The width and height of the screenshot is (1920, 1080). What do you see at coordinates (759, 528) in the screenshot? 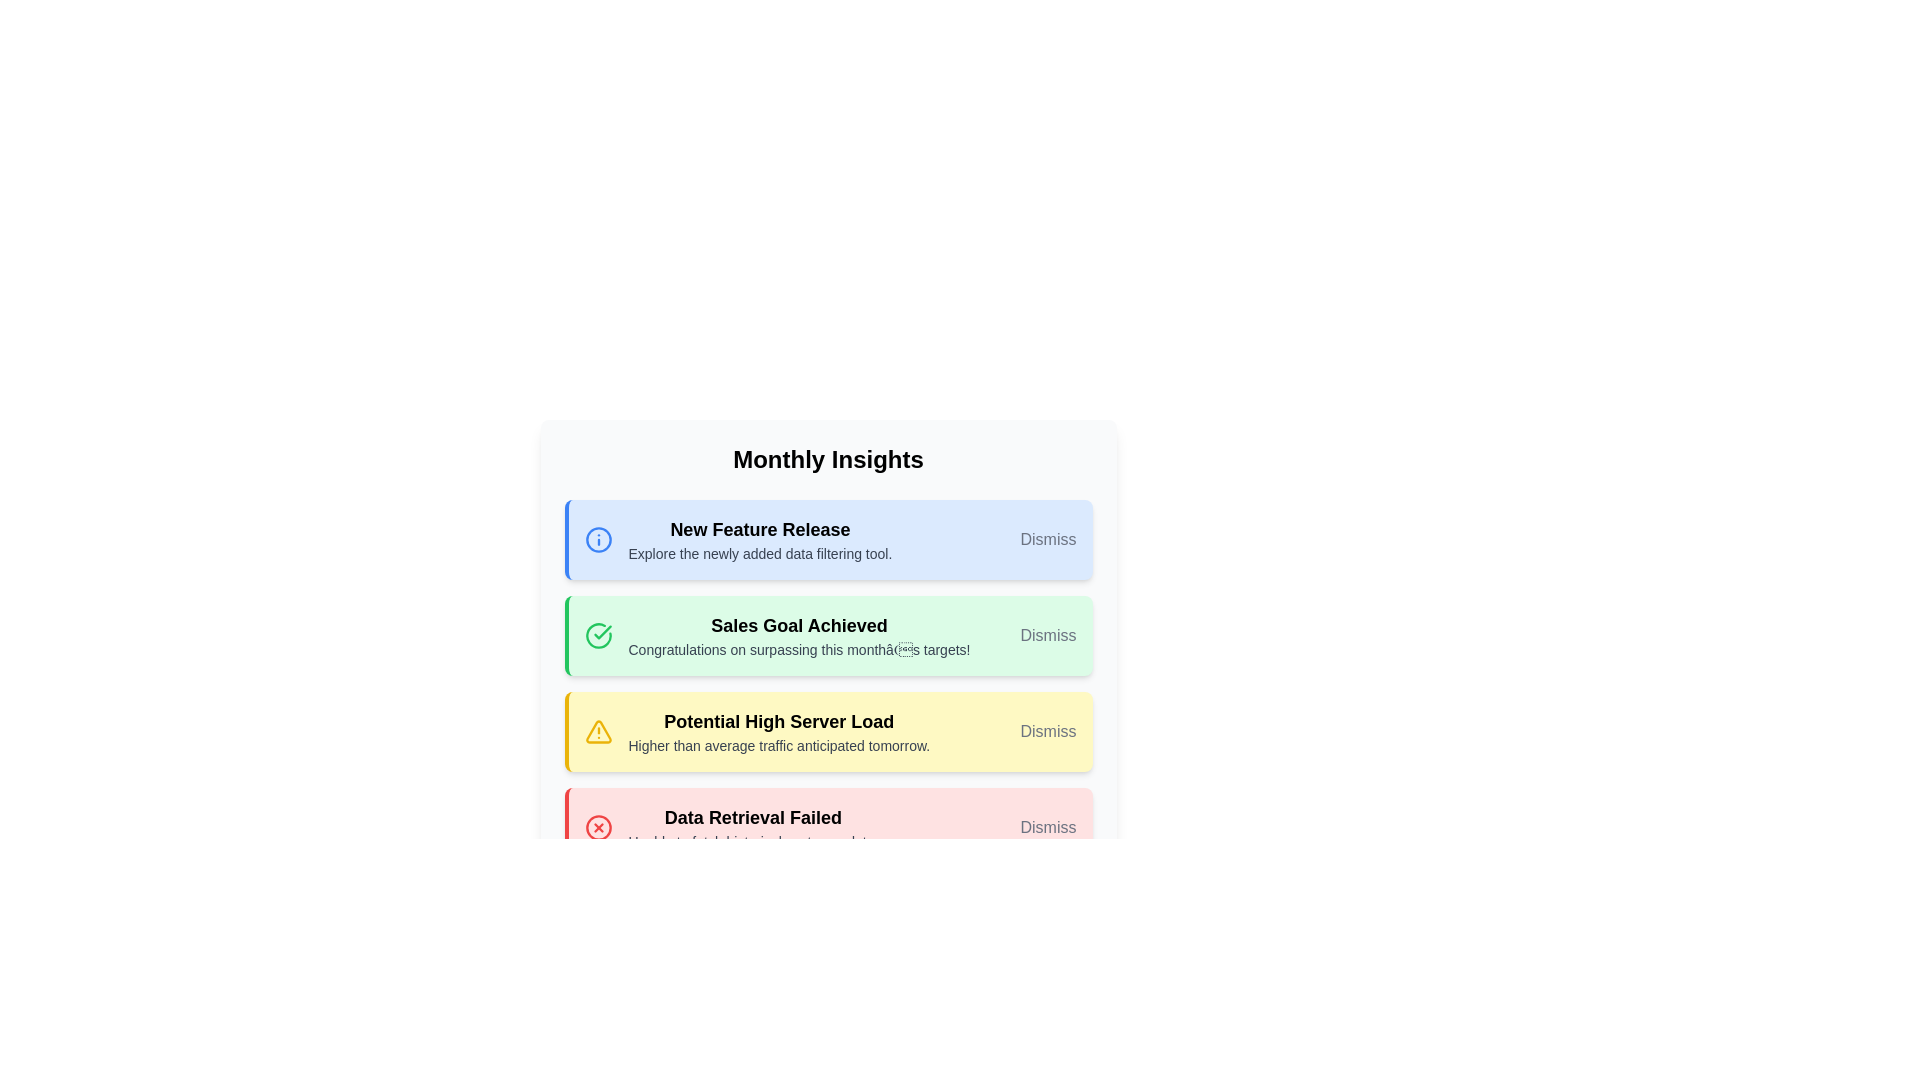
I see `the text label reading 'New Feature Release' which is styled in bold and large font, located at the top of the blue-highlighted section labeled 'Monthly Insights'` at bounding box center [759, 528].